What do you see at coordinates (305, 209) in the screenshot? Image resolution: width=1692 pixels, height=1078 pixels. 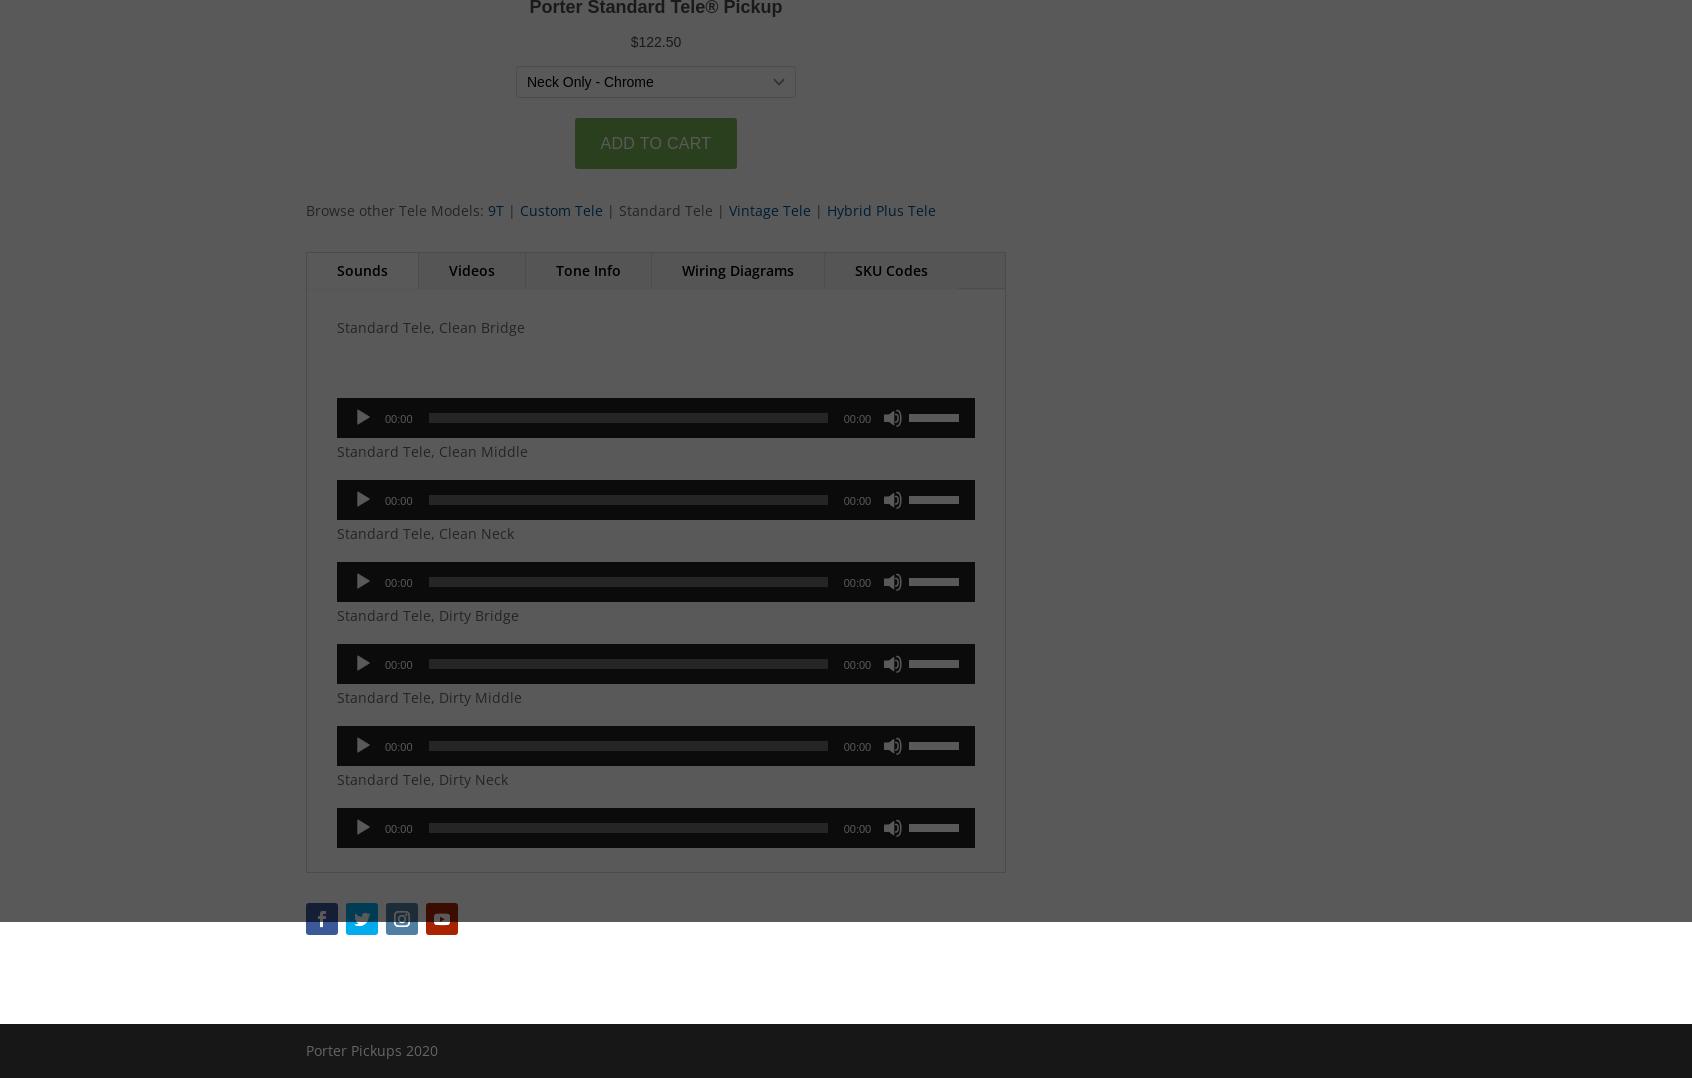 I see `'Browse other Tele Models:'` at bounding box center [305, 209].